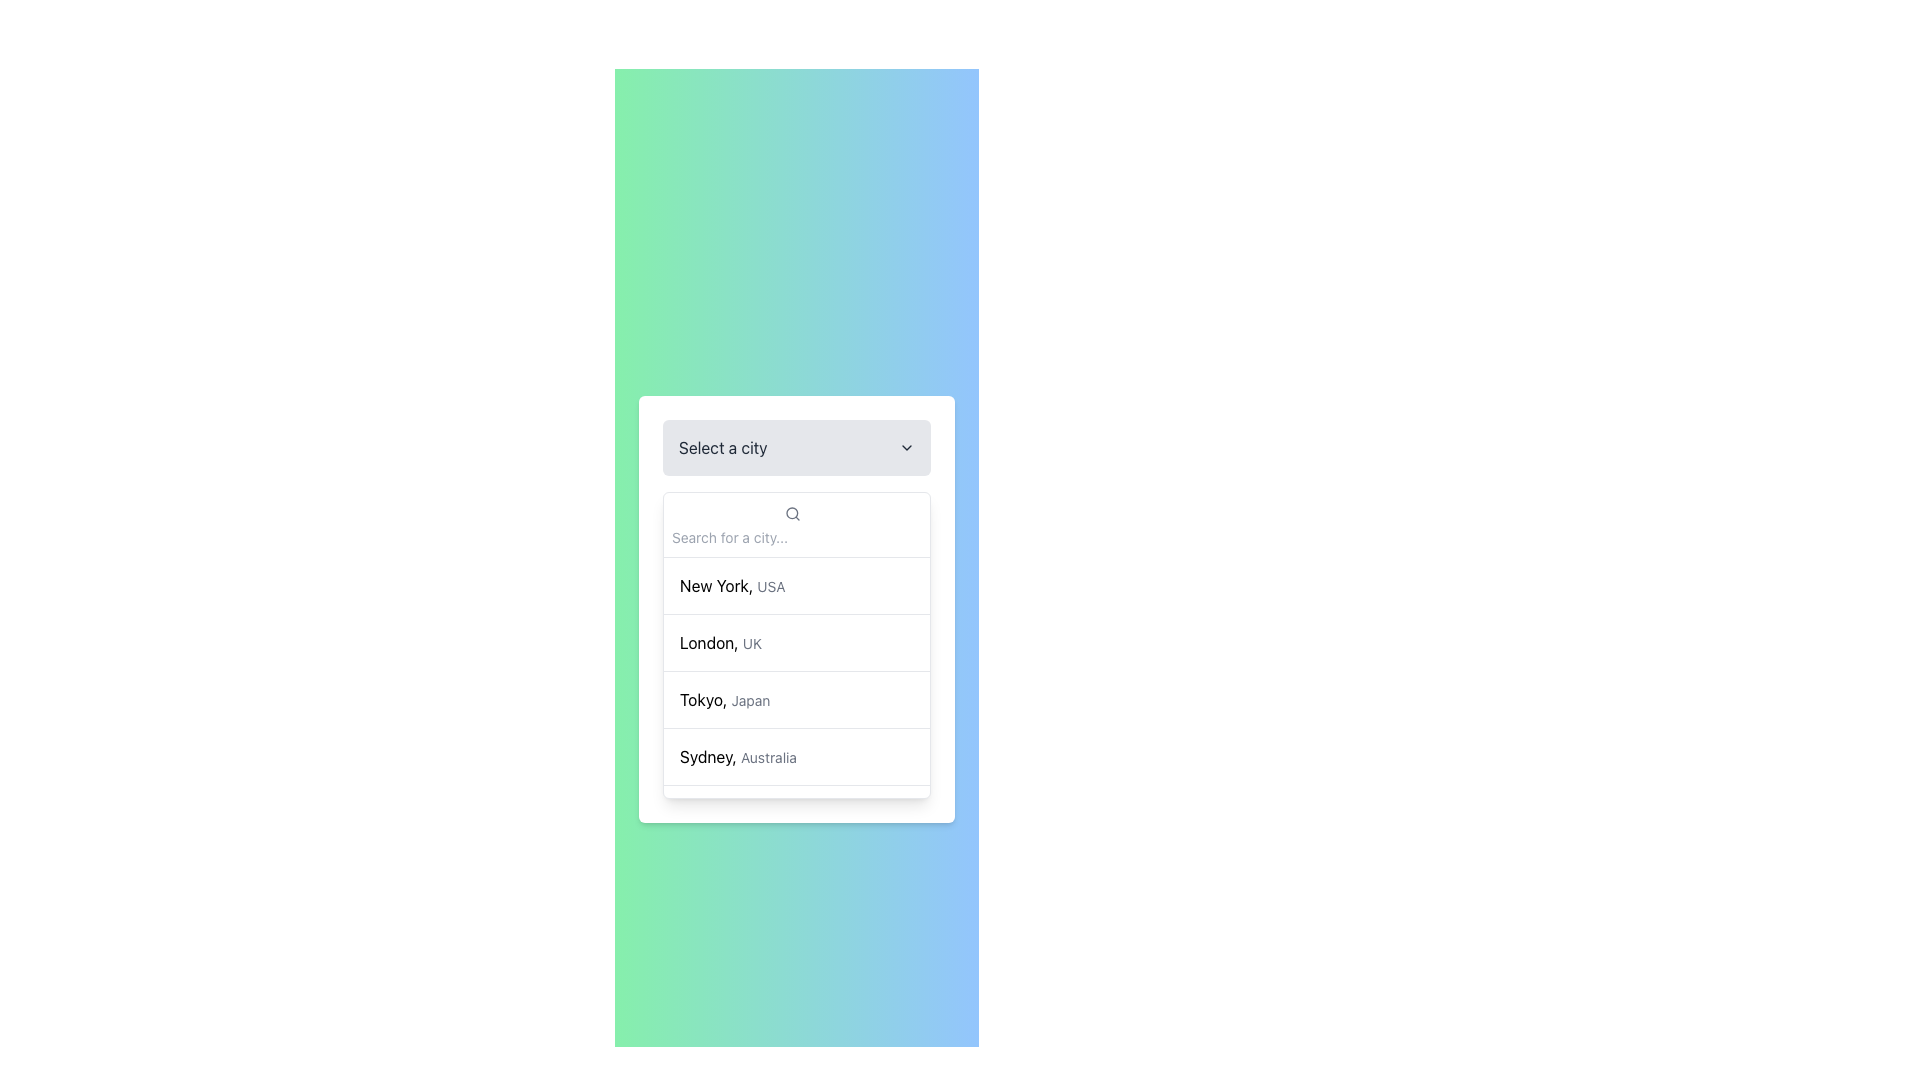 This screenshot has height=1080, width=1920. What do you see at coordinates (795, 585) in the screenshot?
I see `the first list item in the dropdown menu` at bounding box center [795, 585].